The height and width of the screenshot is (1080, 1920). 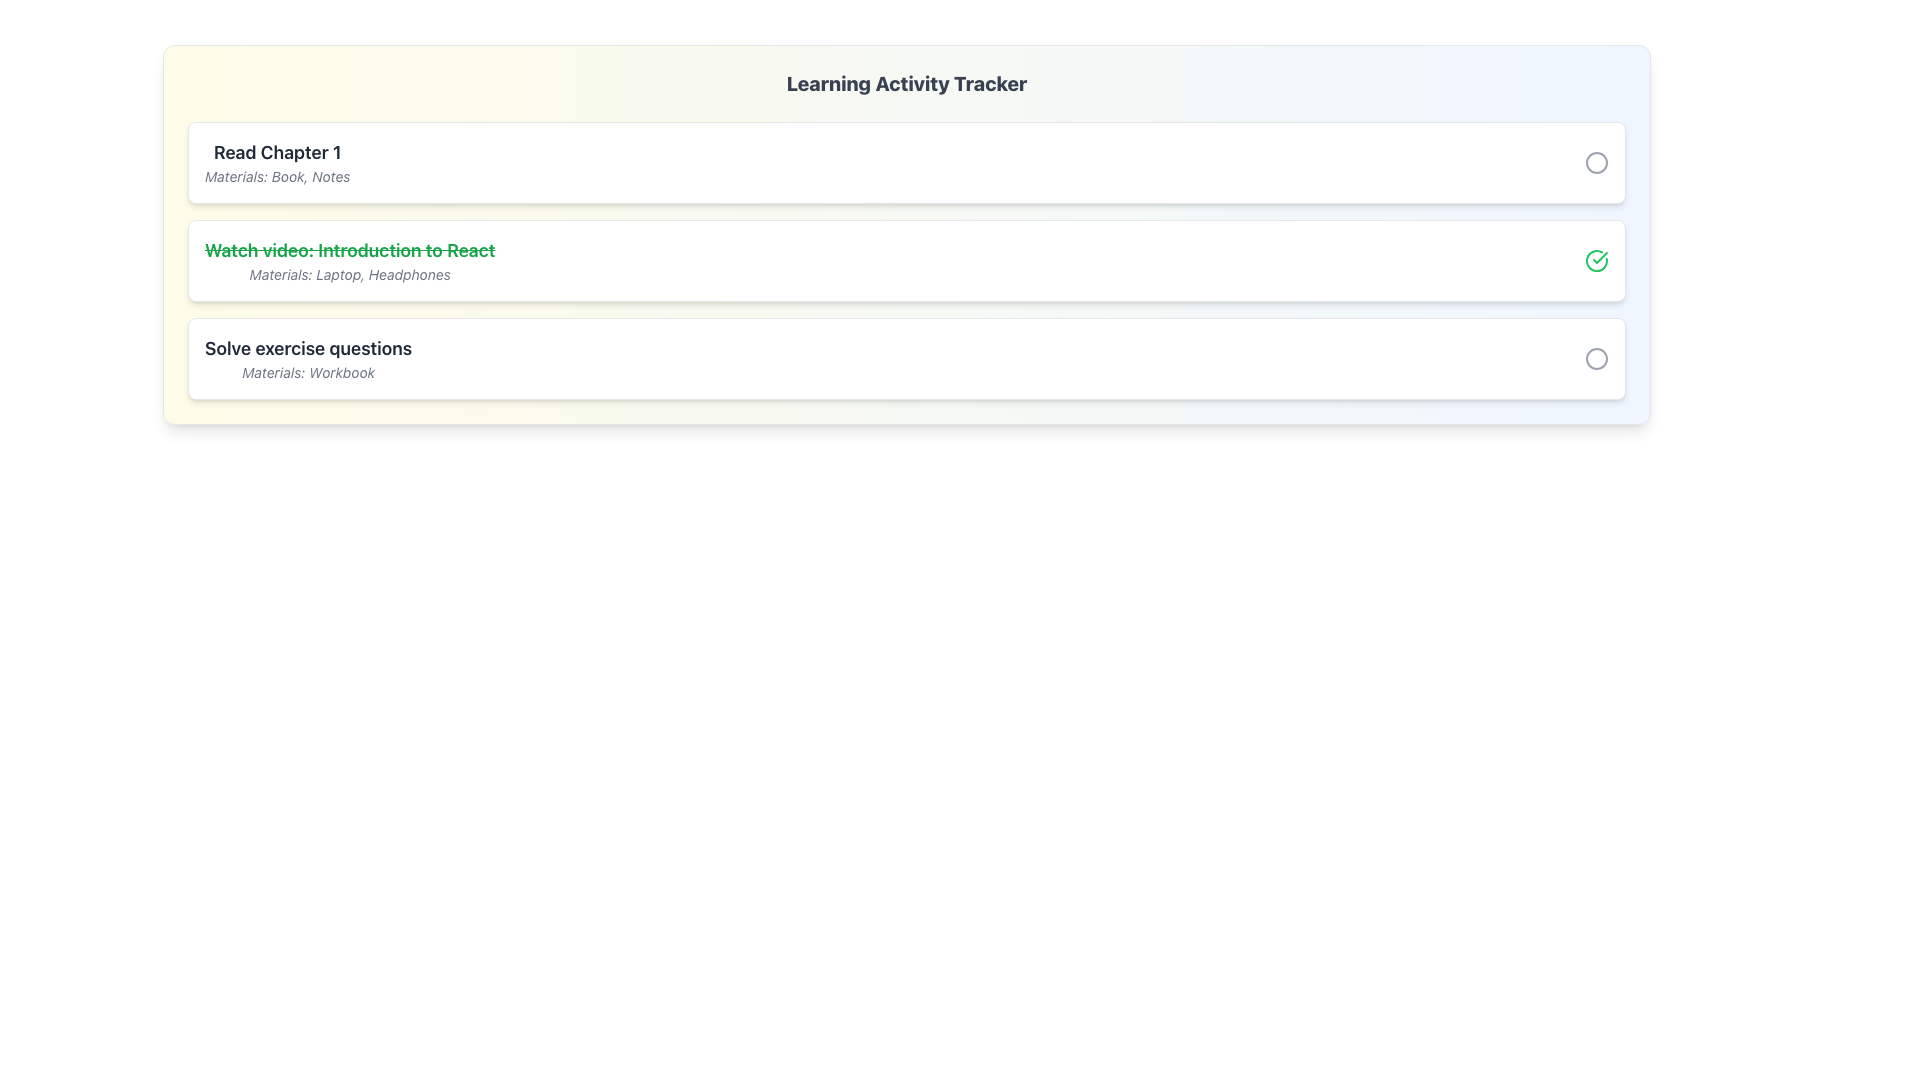 I want to click on text content of the Text block element that contains 'Solve exercise questions' and 'Materials: Workbook', located on the right-hand side of the third item in the list of tasks, so click(x=307, y=357).